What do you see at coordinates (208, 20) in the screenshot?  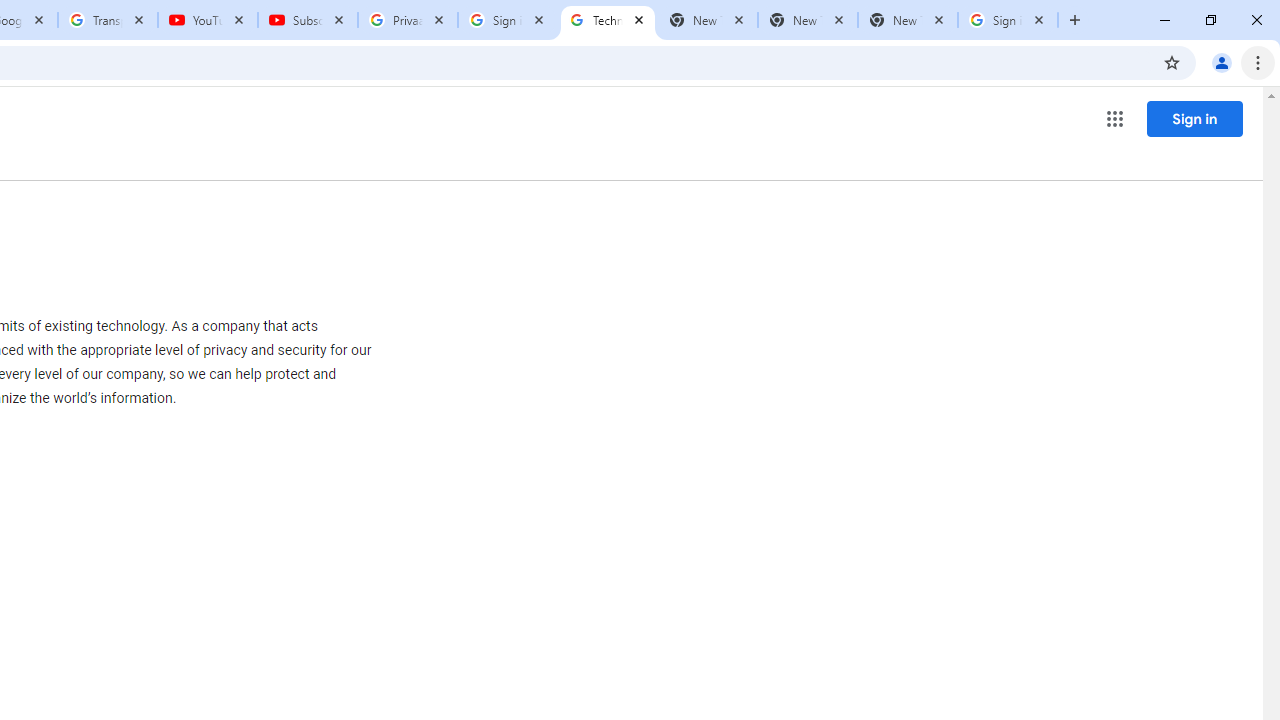 I see `'YouTube'` at bounding box center [208, 20].